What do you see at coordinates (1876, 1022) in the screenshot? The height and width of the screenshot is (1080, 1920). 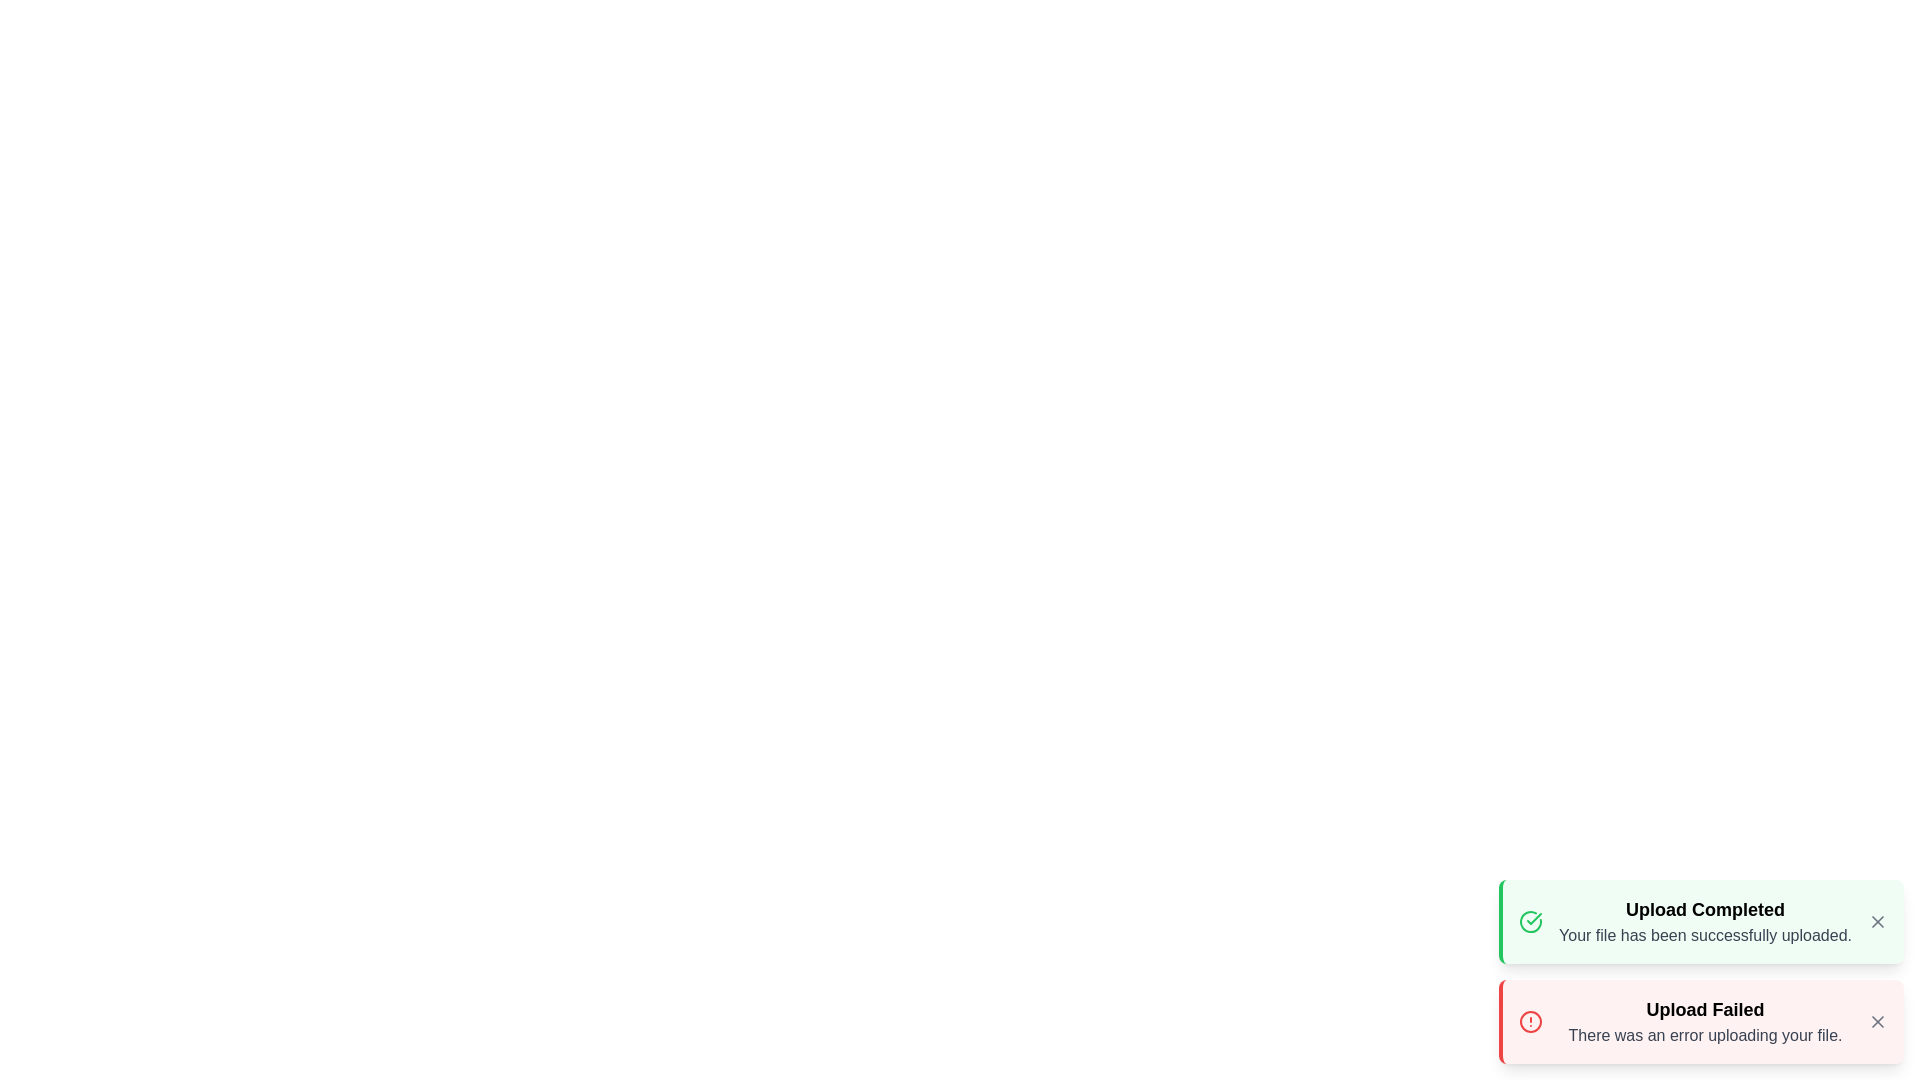 I see `the close button styled as an 'X' icon located at the bottom right corner of the 'Upload Failed' error message box to trigger the color transition effect` at bounding box center [1876, 1022].